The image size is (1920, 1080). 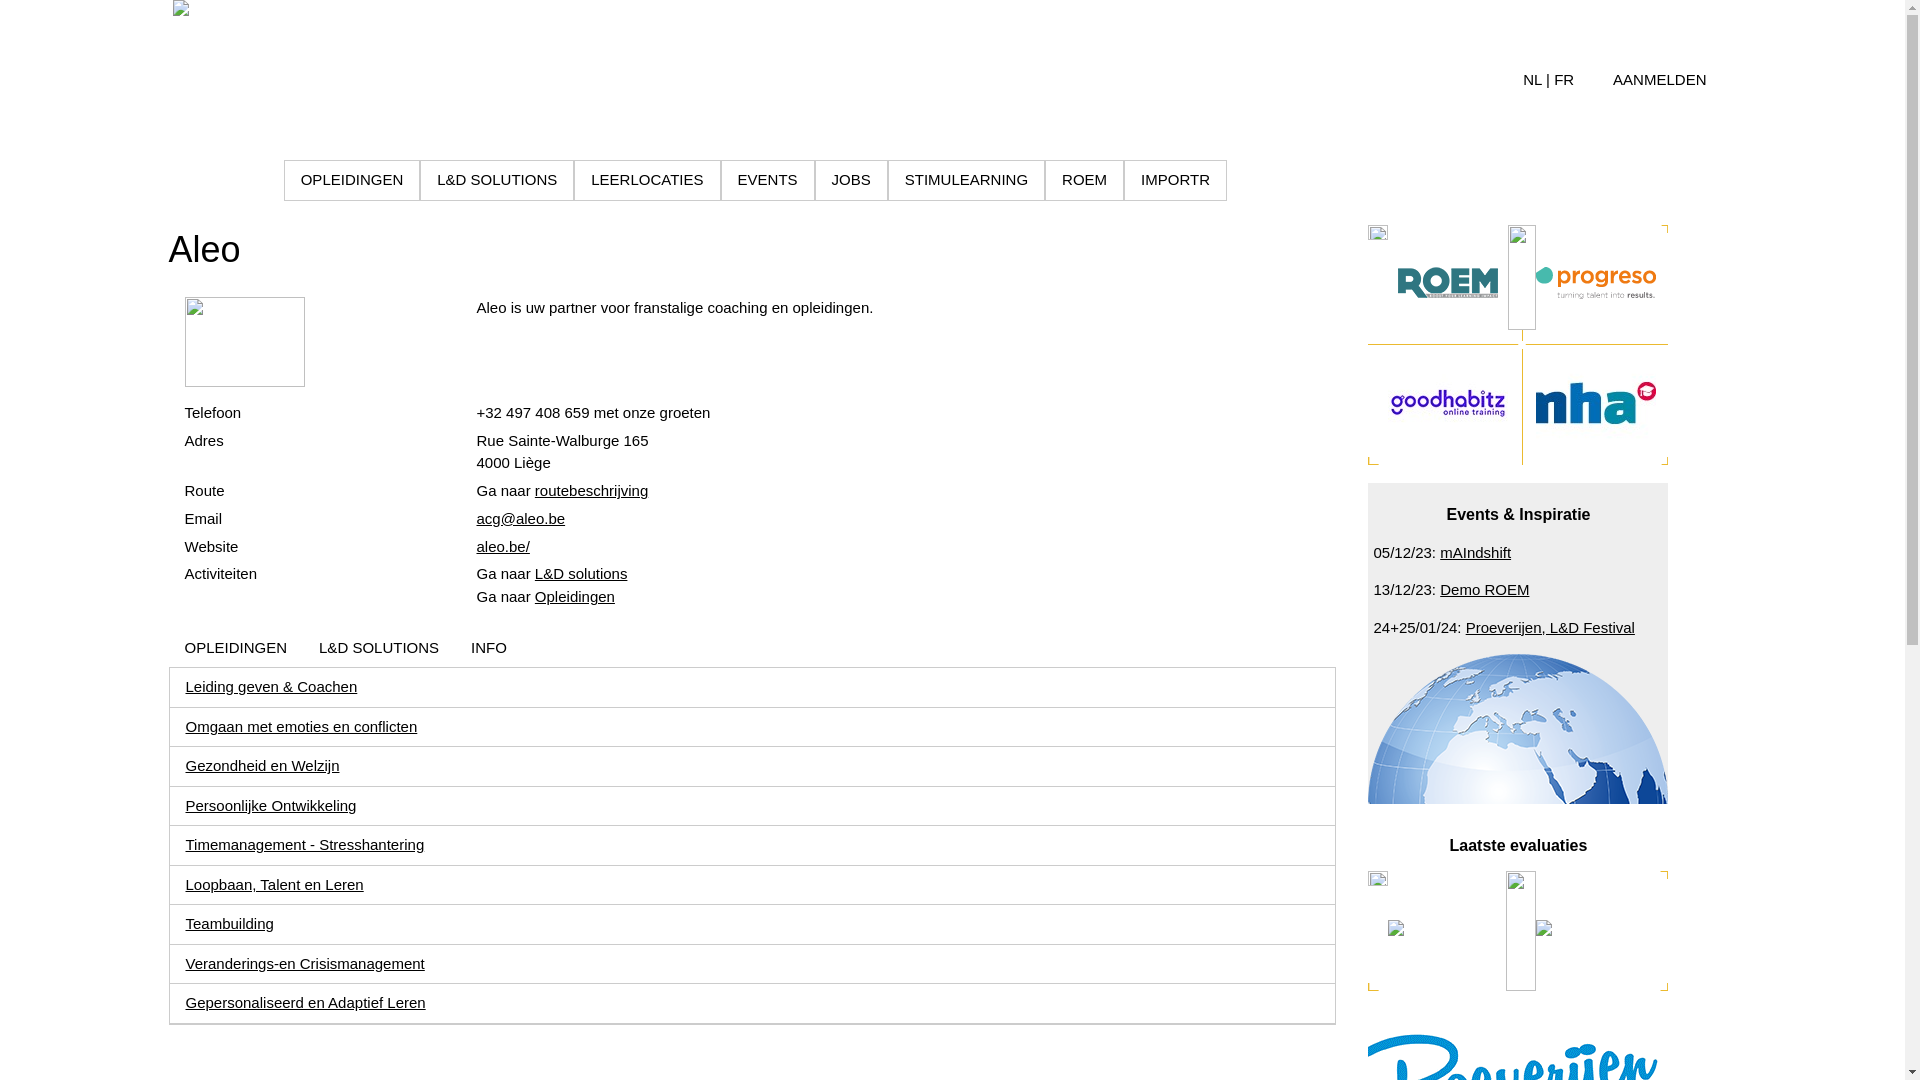 What do you see at coordinates (574, 595) in the screenshot?
I see `'Opleidingen'` at bounding box center [574, 595].